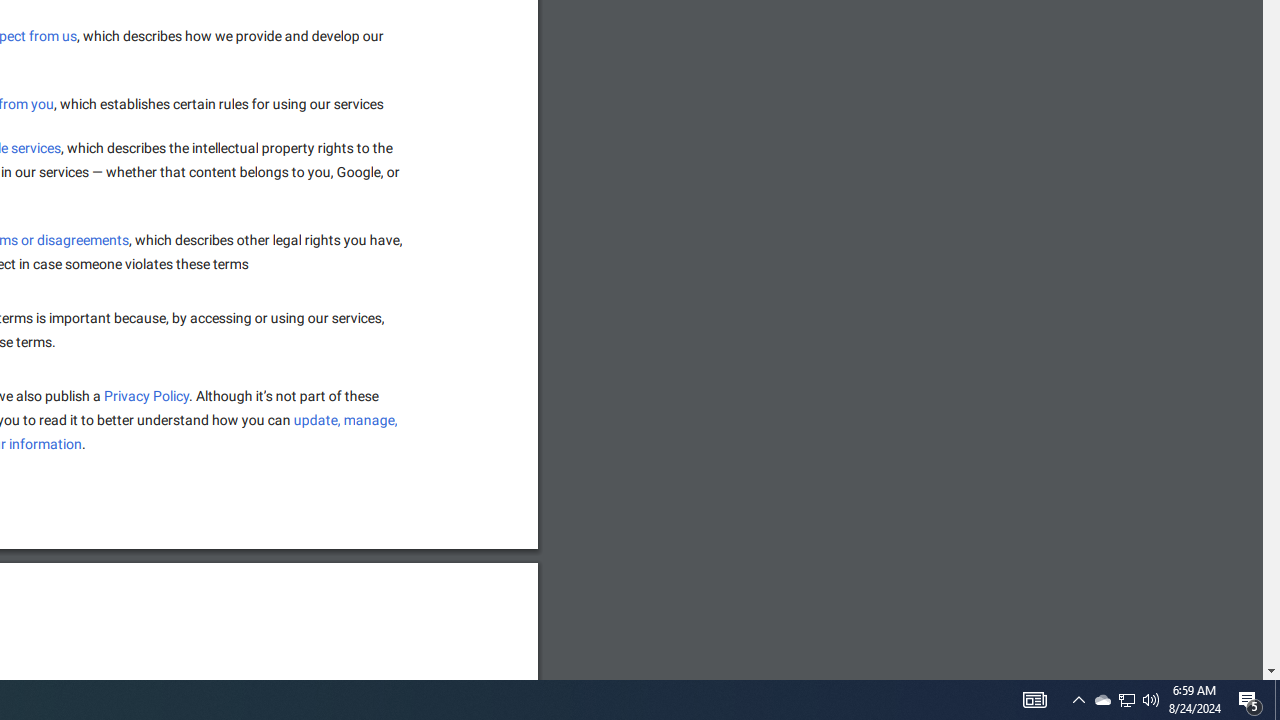 This screenshot has width=1280, height=720. Describe the element at coordinates (346, 419) in the screenshot. I see `'update, manage,'` at that location.